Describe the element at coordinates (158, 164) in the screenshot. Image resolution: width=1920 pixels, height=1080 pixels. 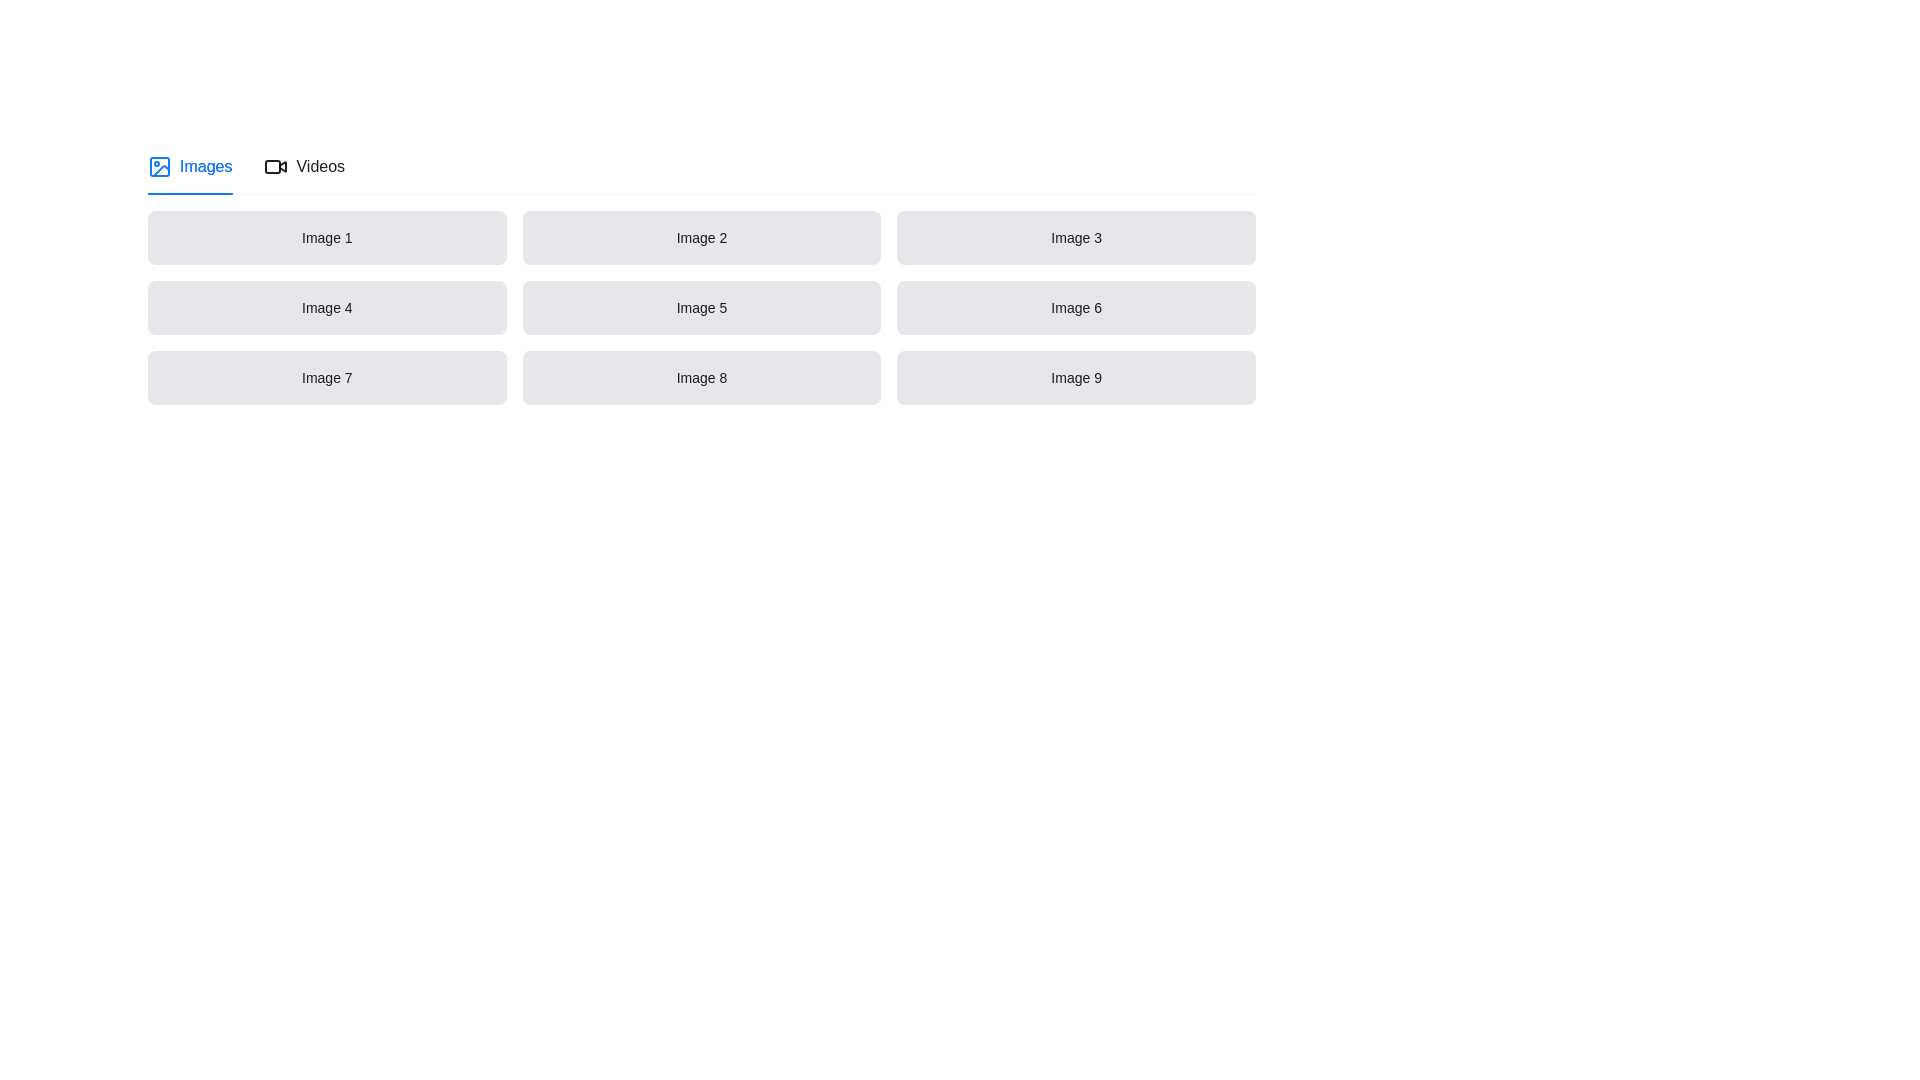
I see `the rounded square SVG icon` at that location.